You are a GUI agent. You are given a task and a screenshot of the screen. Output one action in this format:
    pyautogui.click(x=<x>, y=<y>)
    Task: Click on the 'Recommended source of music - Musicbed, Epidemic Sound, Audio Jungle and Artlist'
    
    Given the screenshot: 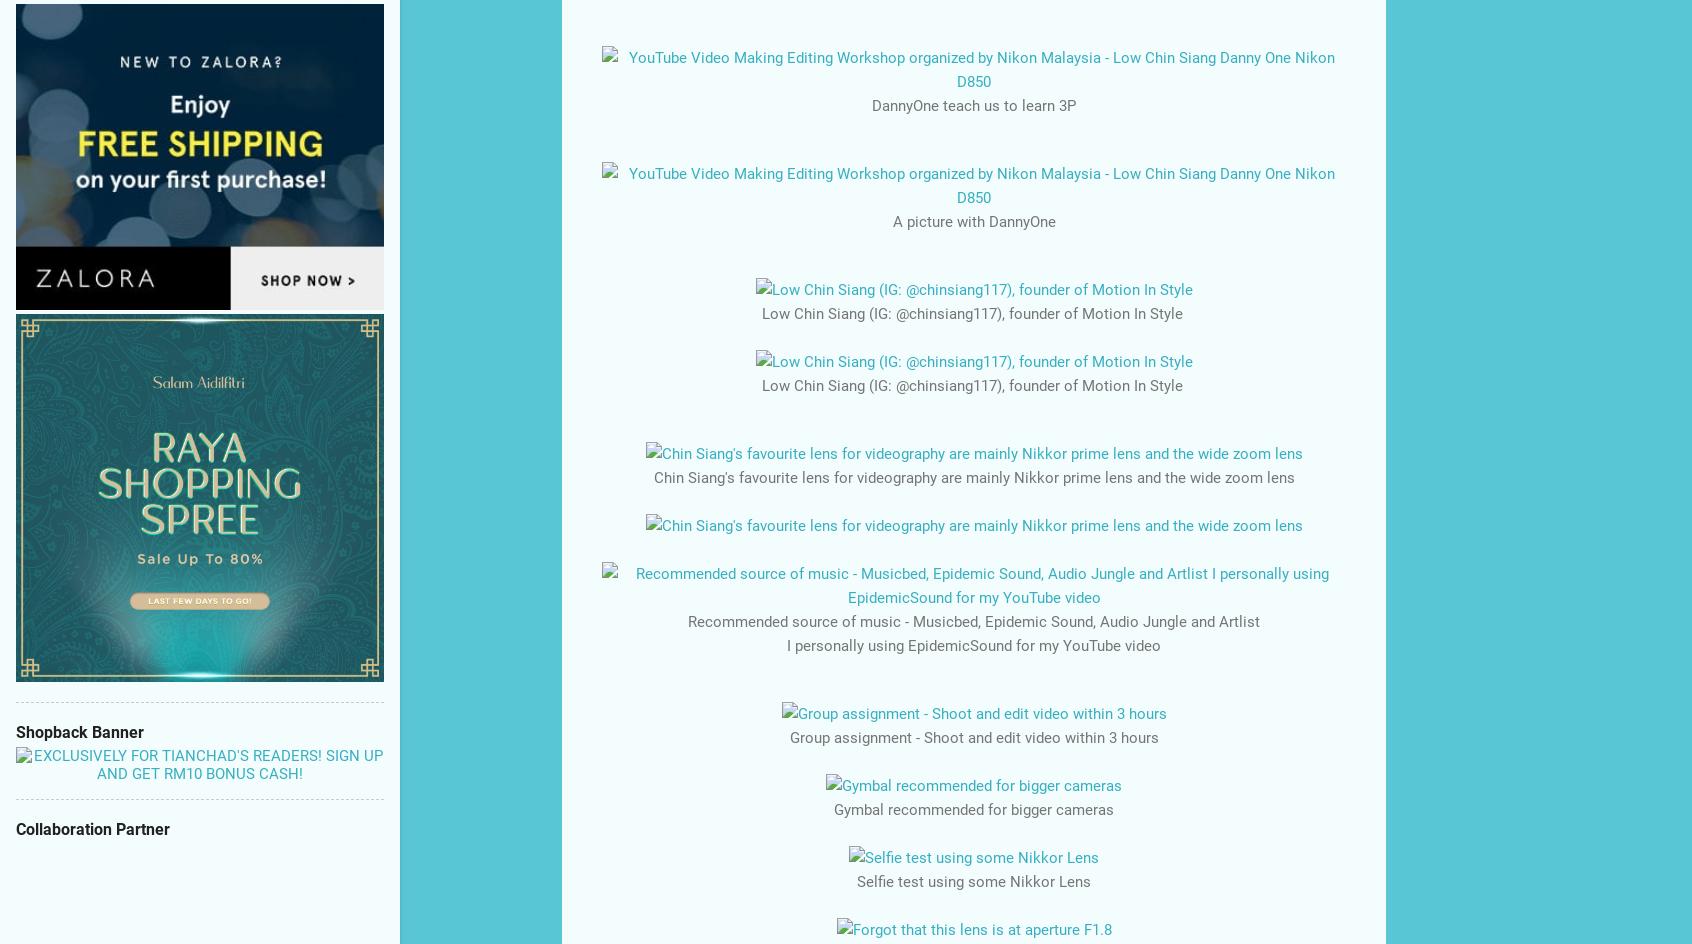 What is the action you would take?
    pyautogui.click(x=974, y=620)
    